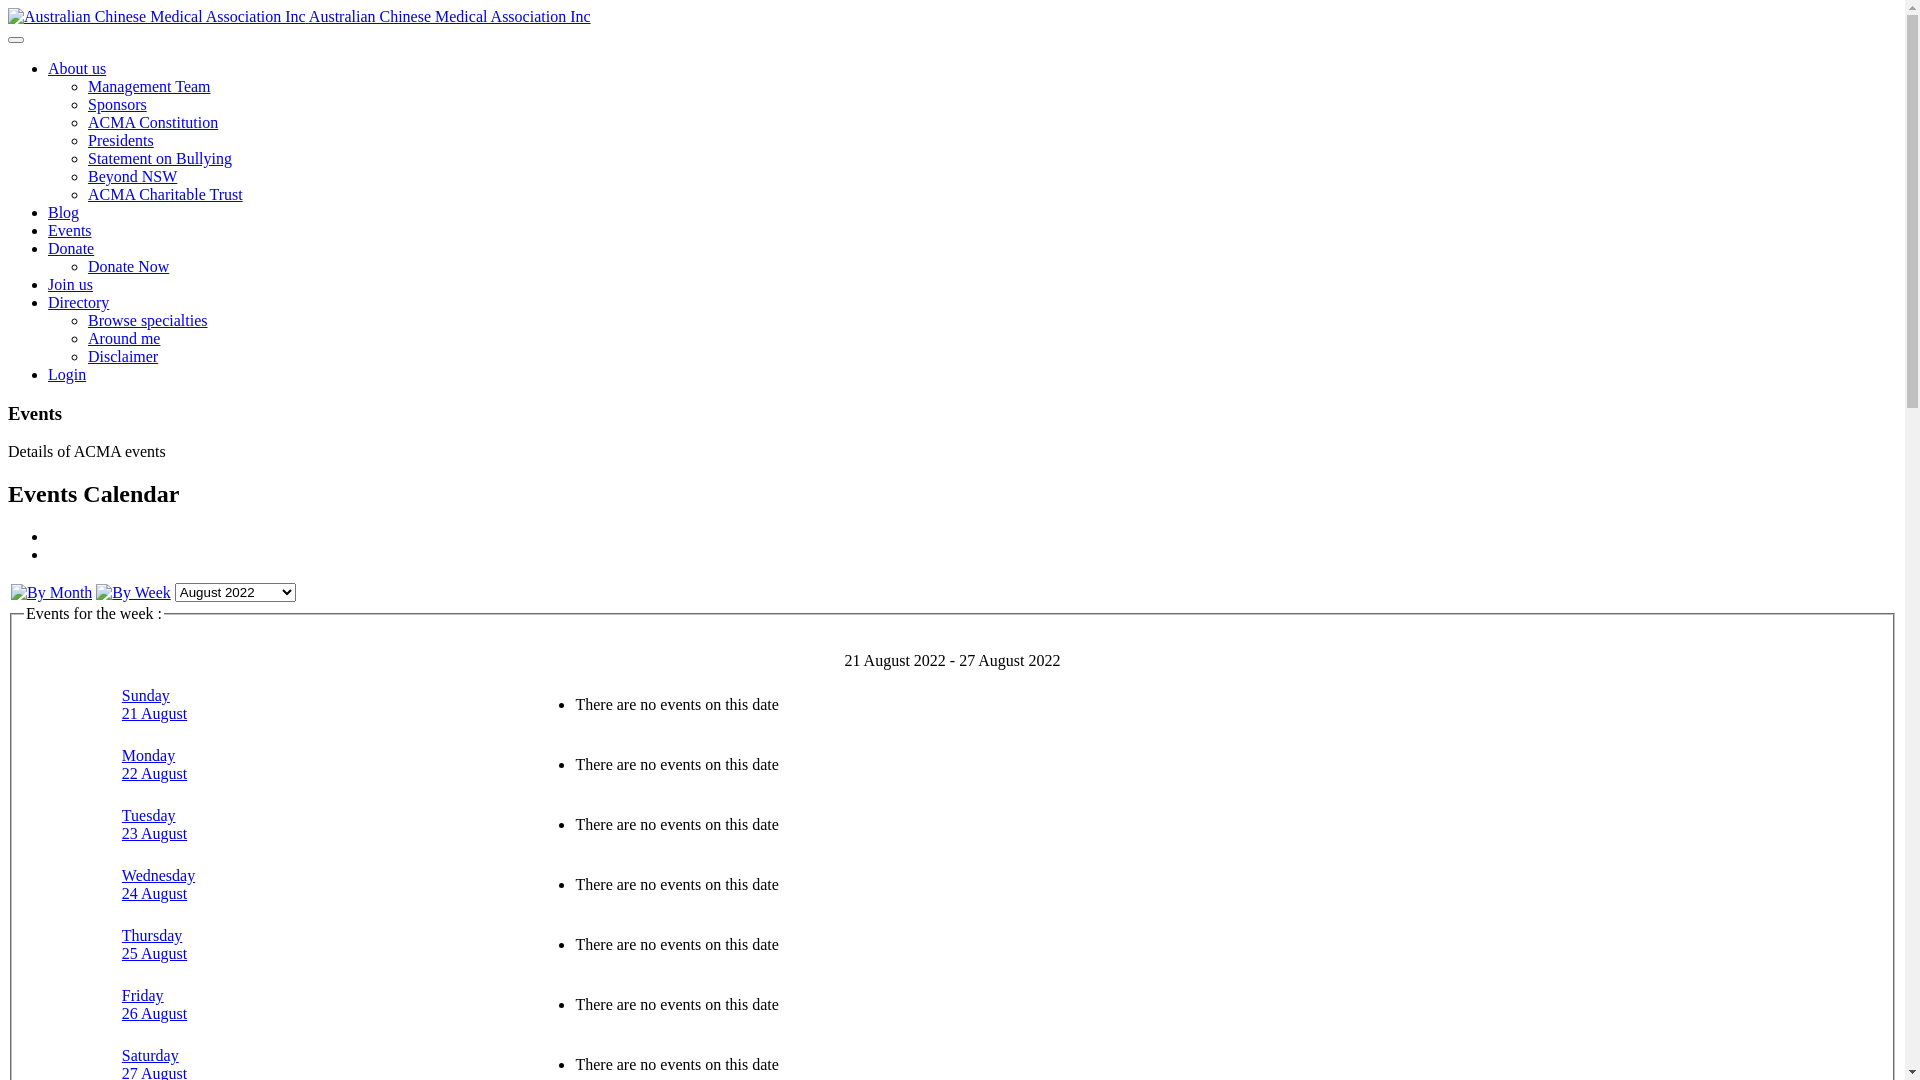 The width and height of the screenshot is (1920, 1080). Describe the element at coordinates (76, 67) in the screenshot. I see `'About us'` at that location.